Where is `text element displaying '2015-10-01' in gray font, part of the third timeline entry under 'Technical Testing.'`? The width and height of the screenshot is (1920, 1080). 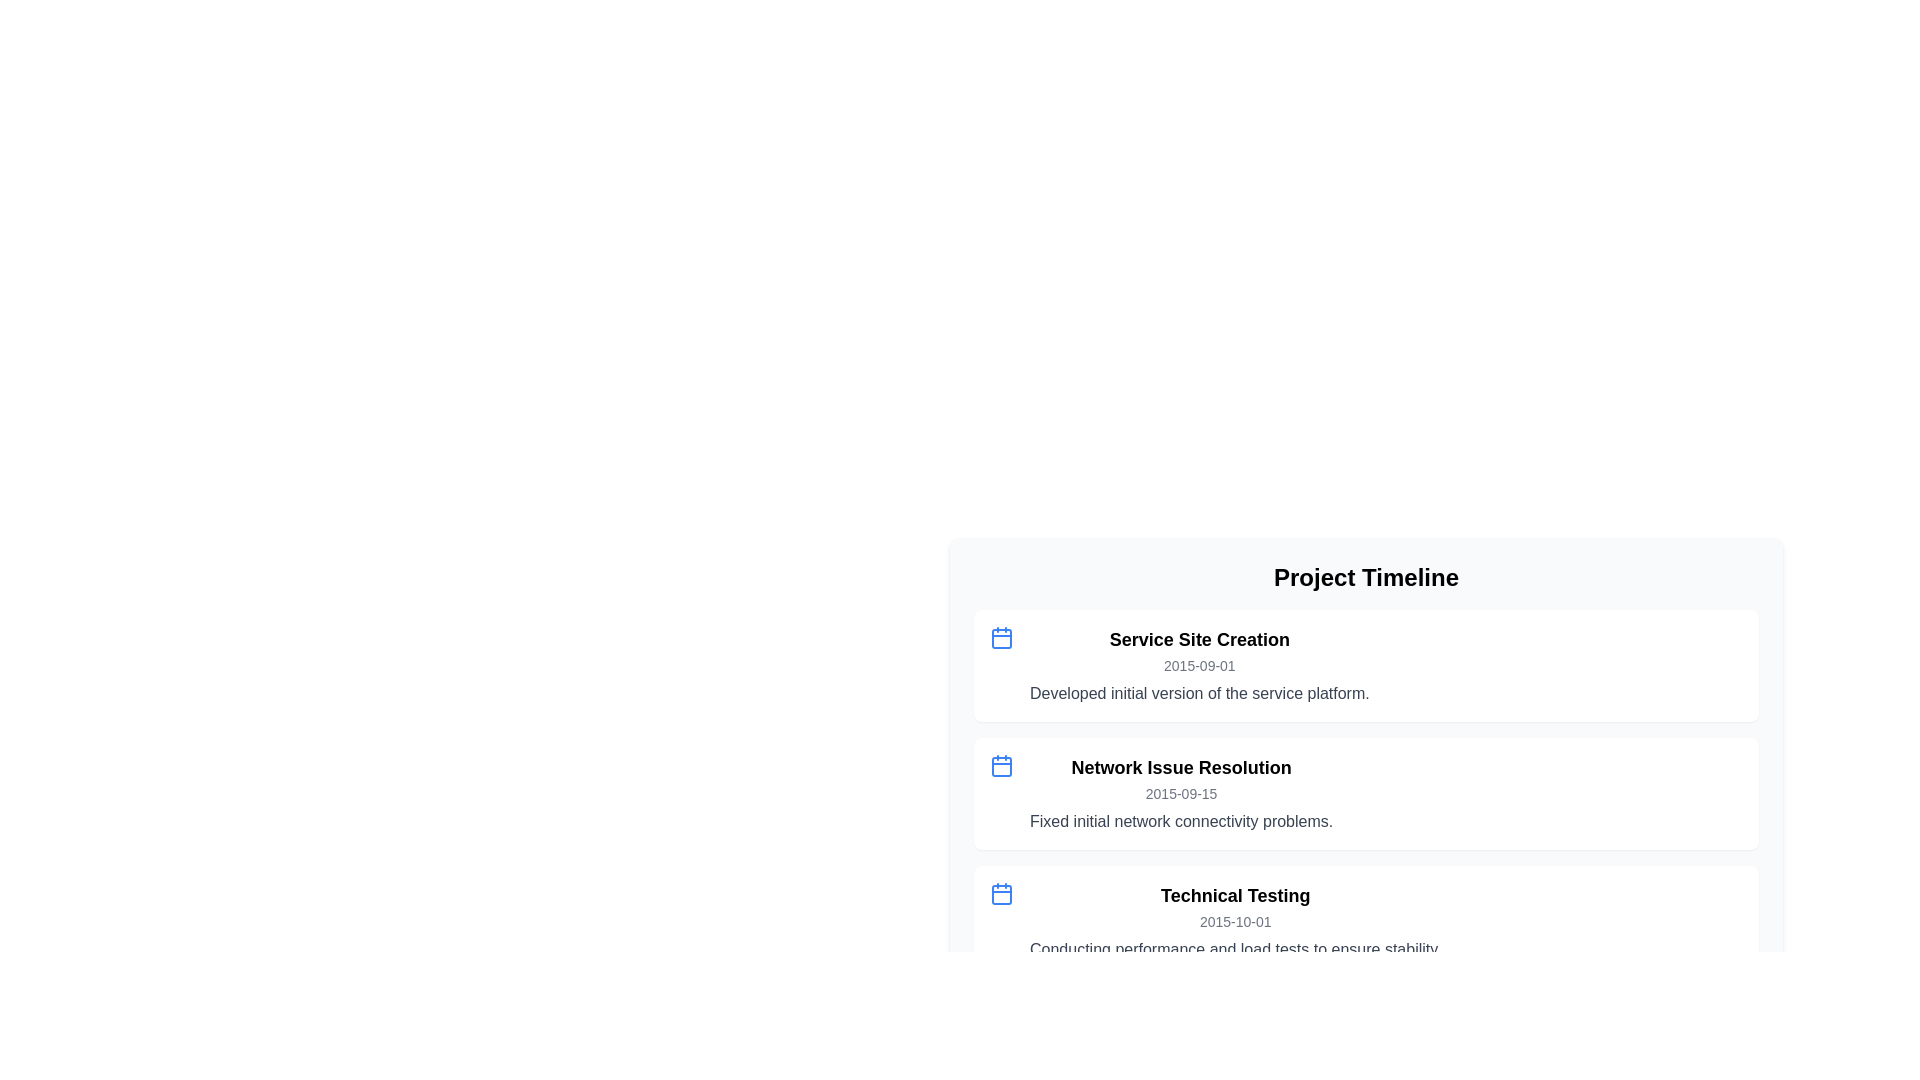
text element displaying '2015-10-01' in gray font, part of the third timeline entry under 'Technical Testing.' is located at coordinates (1234, 921).